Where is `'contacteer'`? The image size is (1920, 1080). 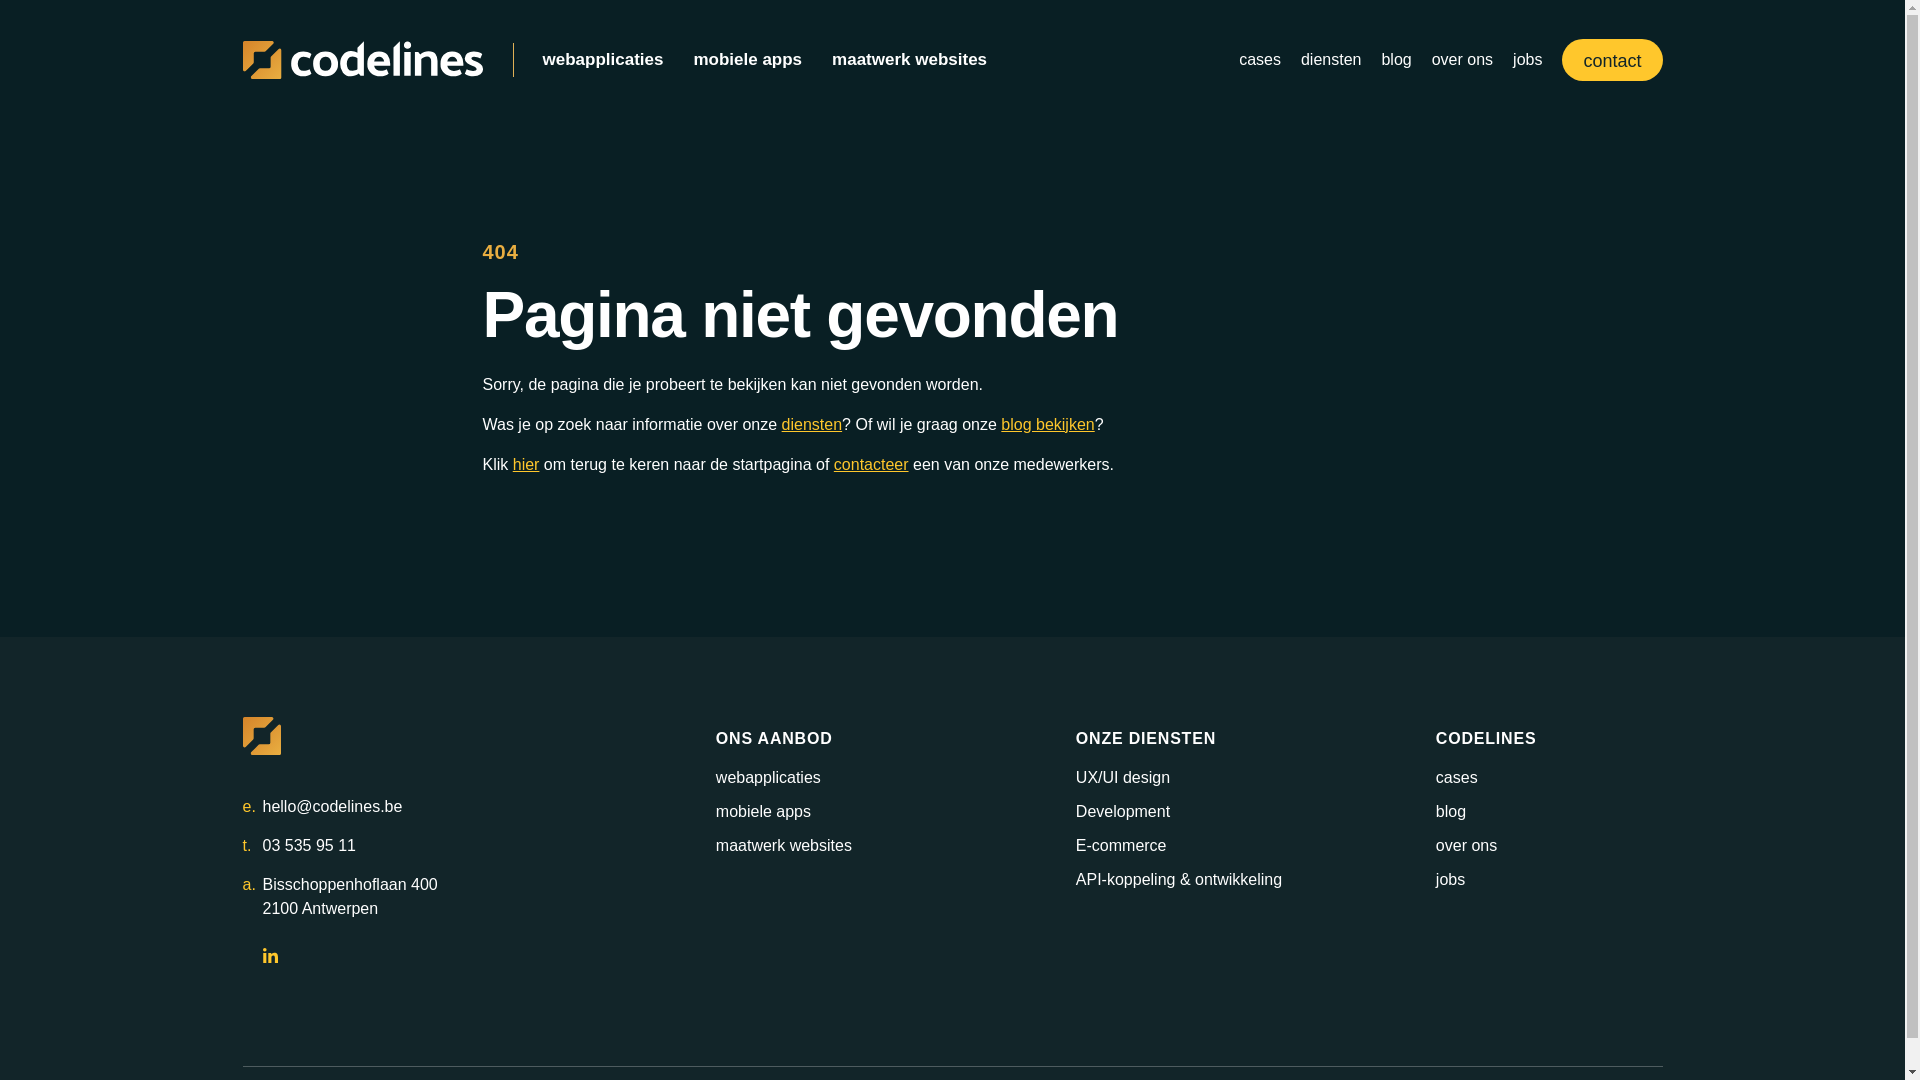 'contacteer' is located at coordinates (871, 464).